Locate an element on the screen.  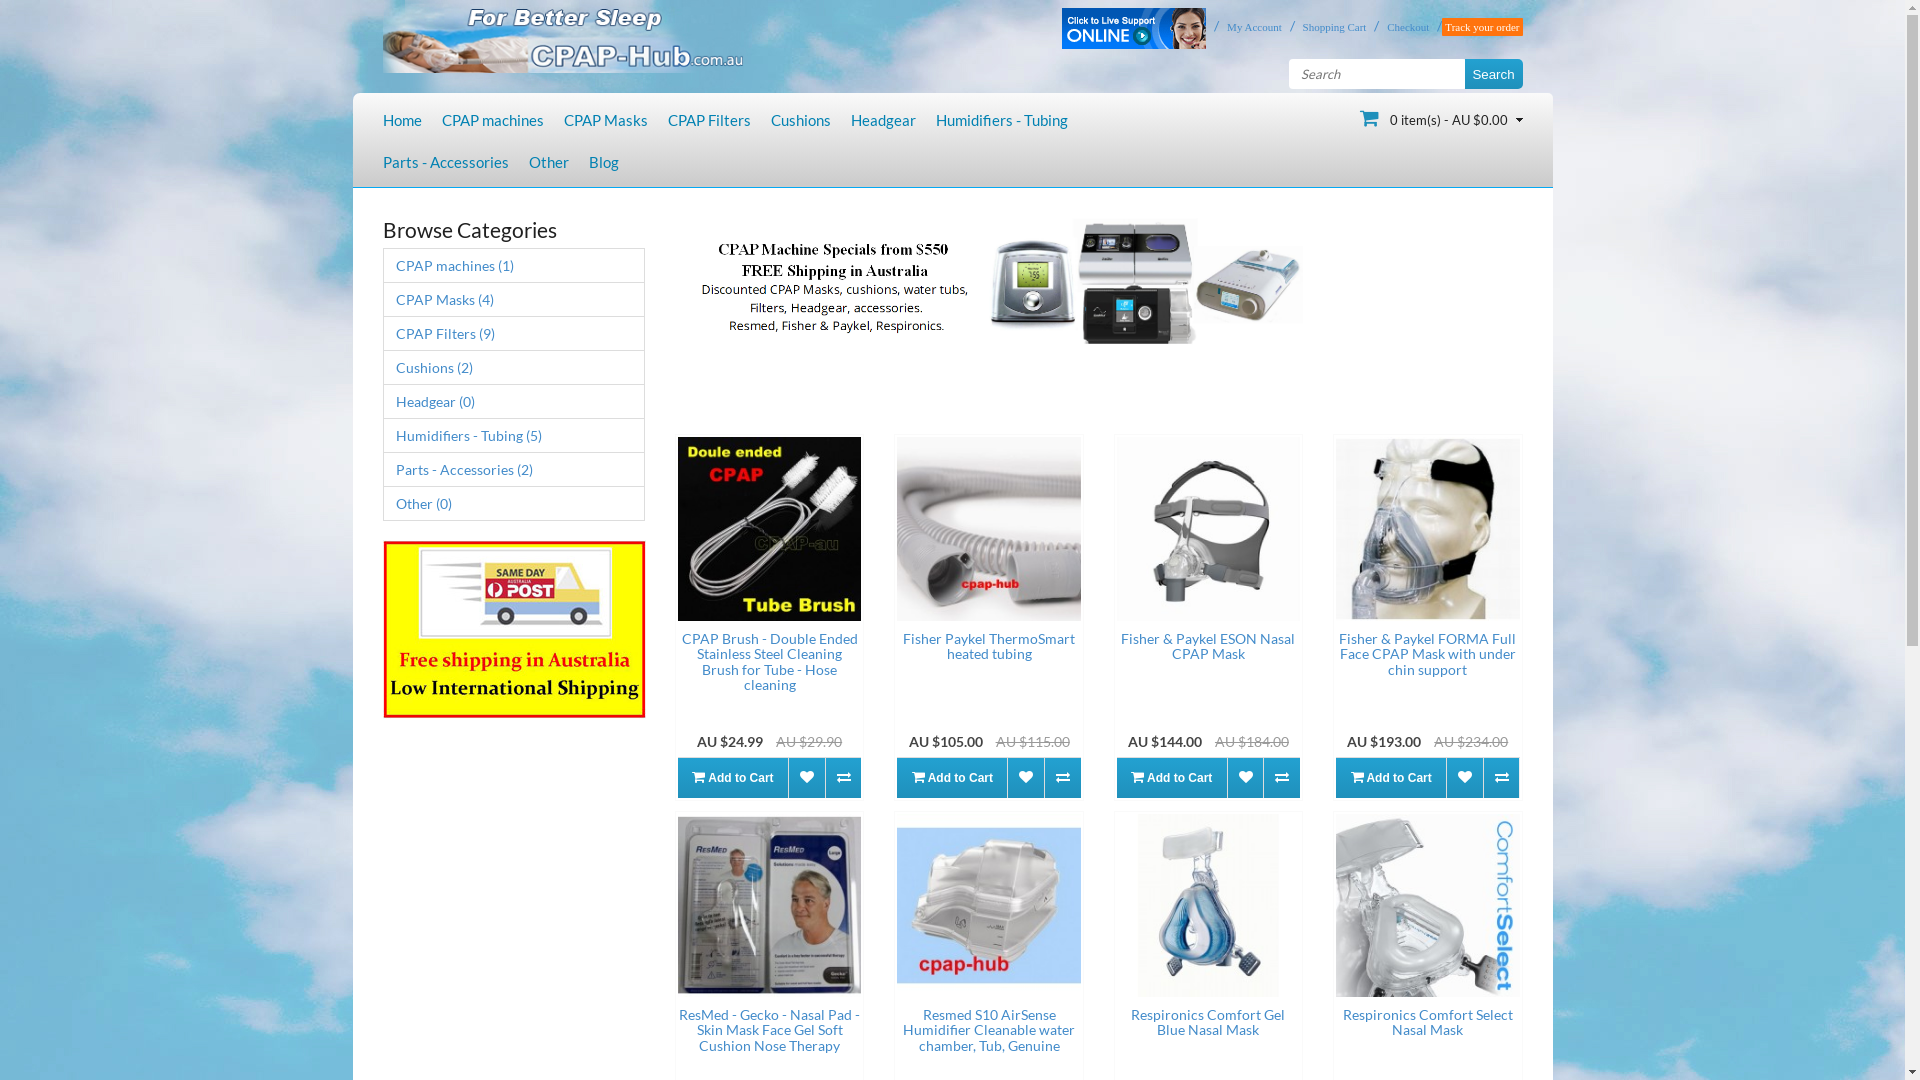
'Add to Cart' is located at coordinates (950, 777).